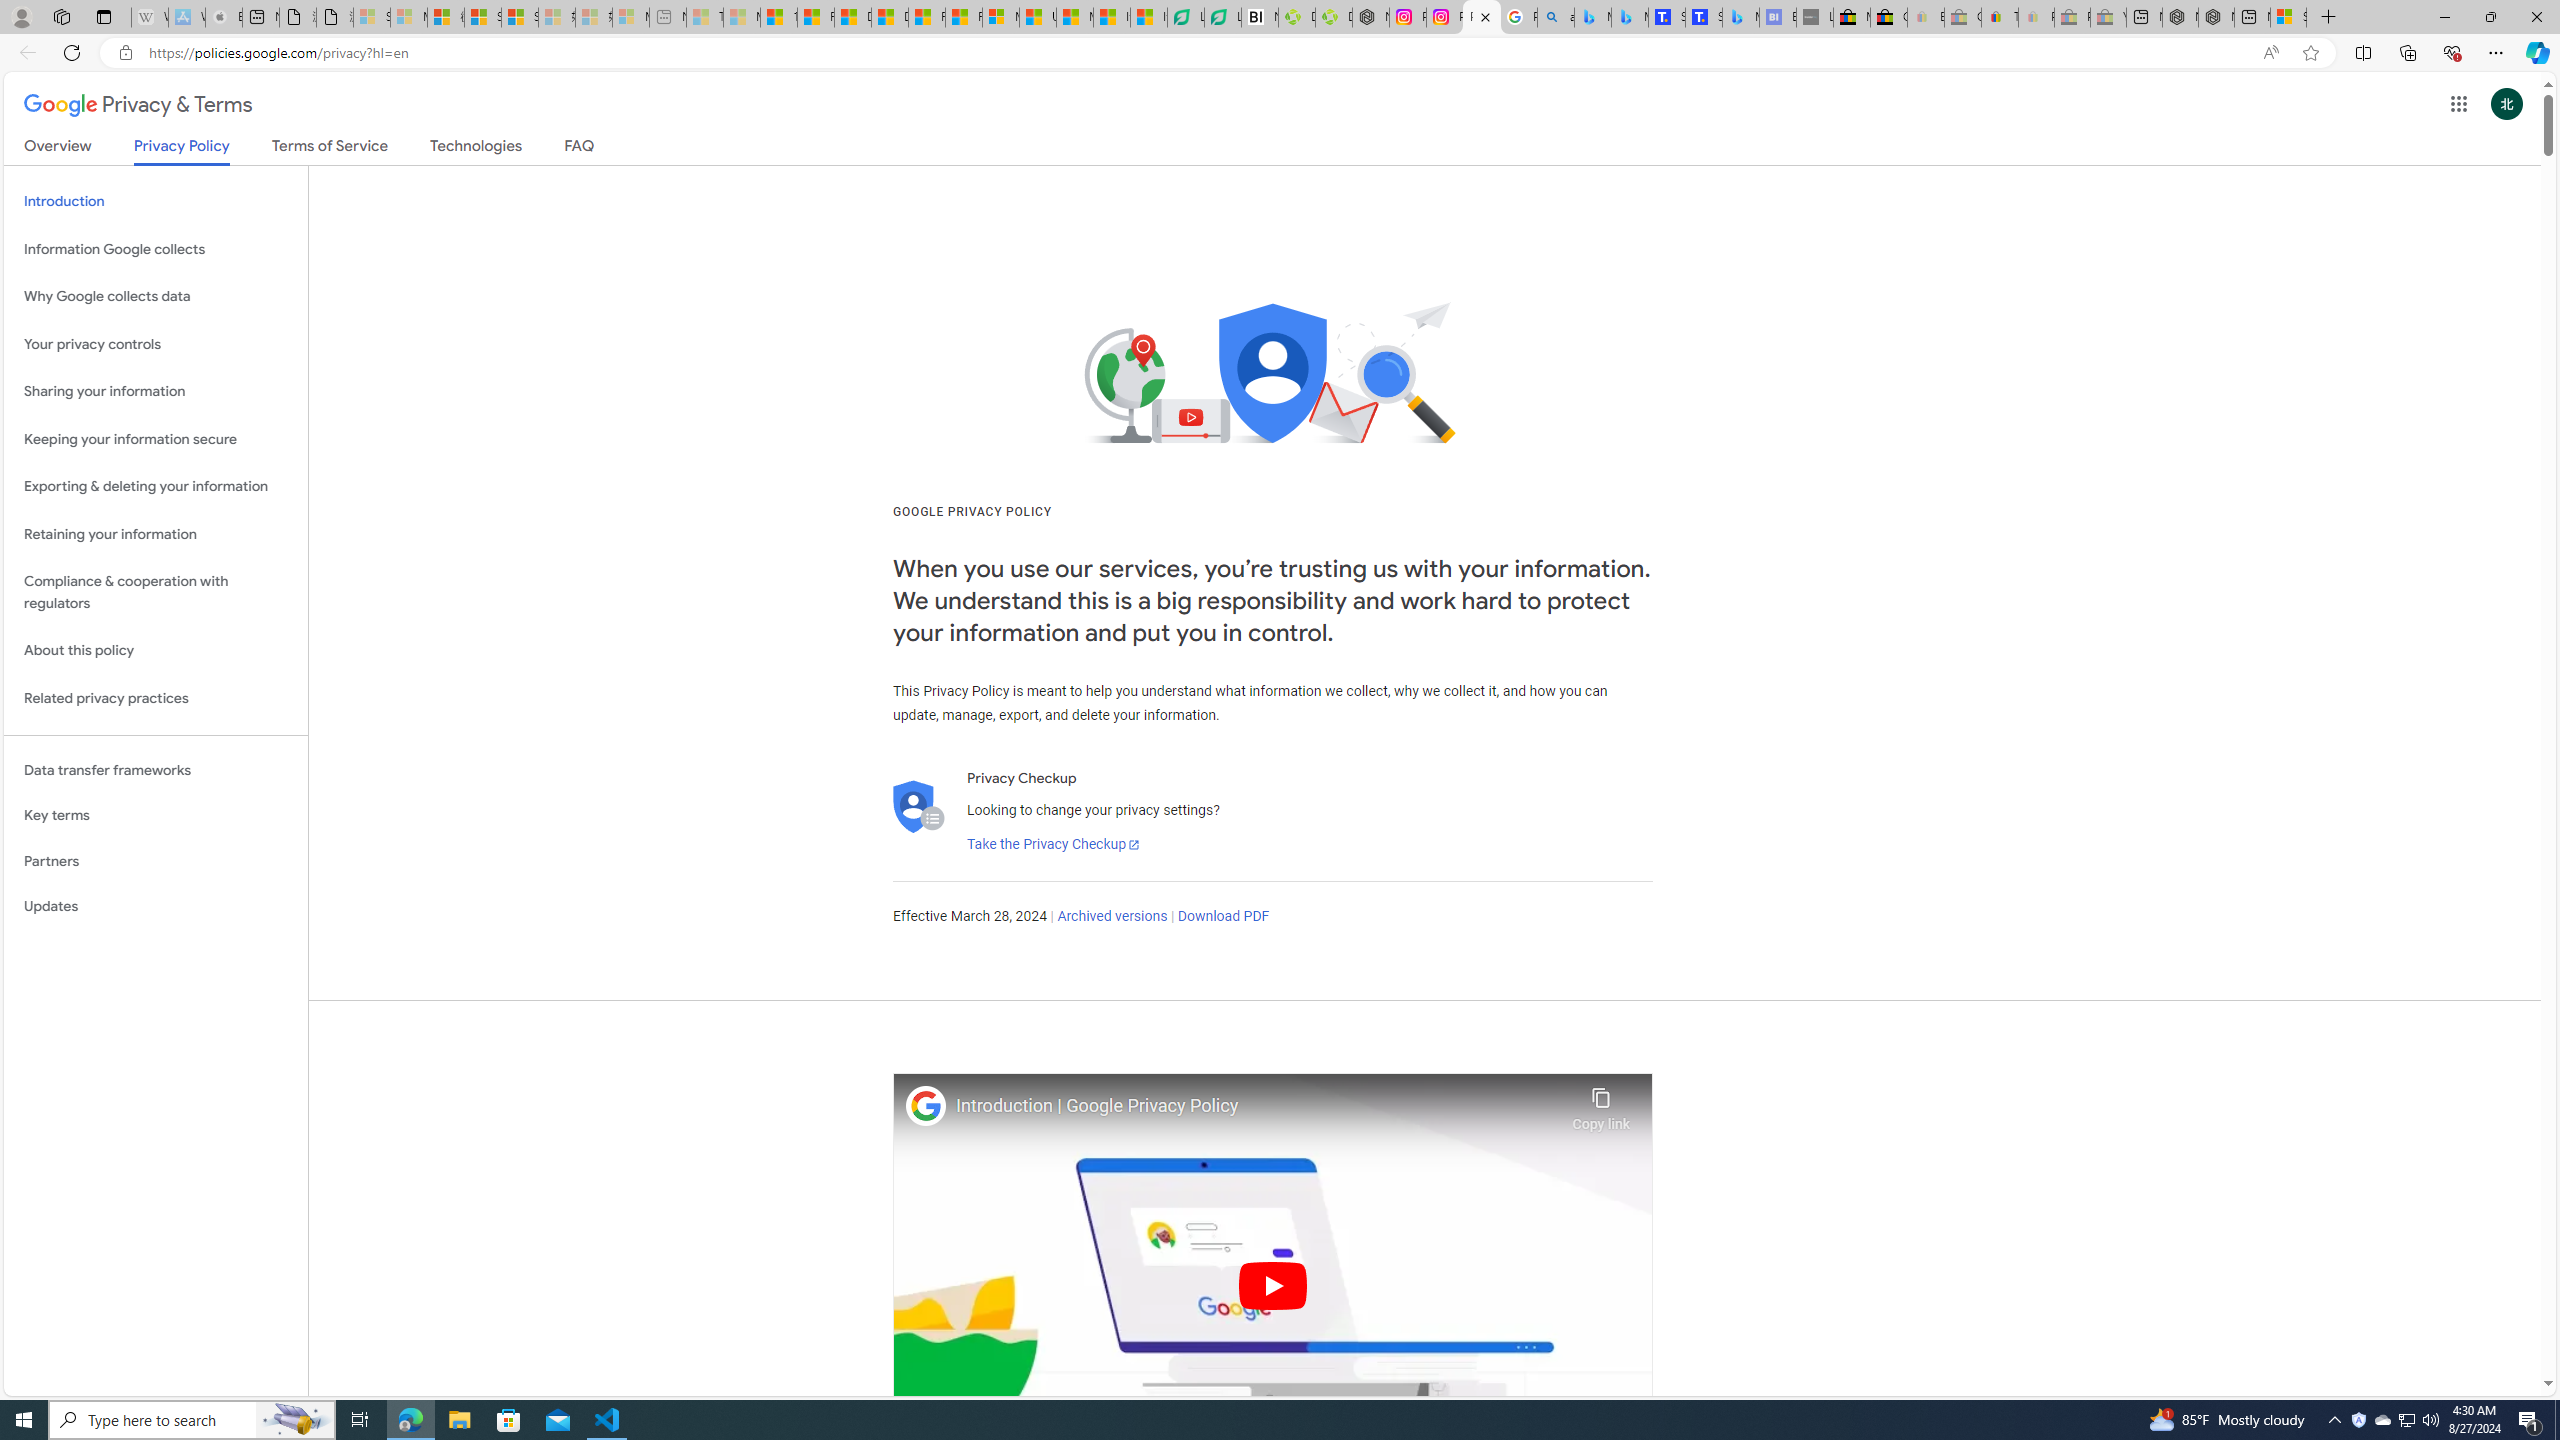  I want to click on 'Data transfer frameworks', so click(155, 769).